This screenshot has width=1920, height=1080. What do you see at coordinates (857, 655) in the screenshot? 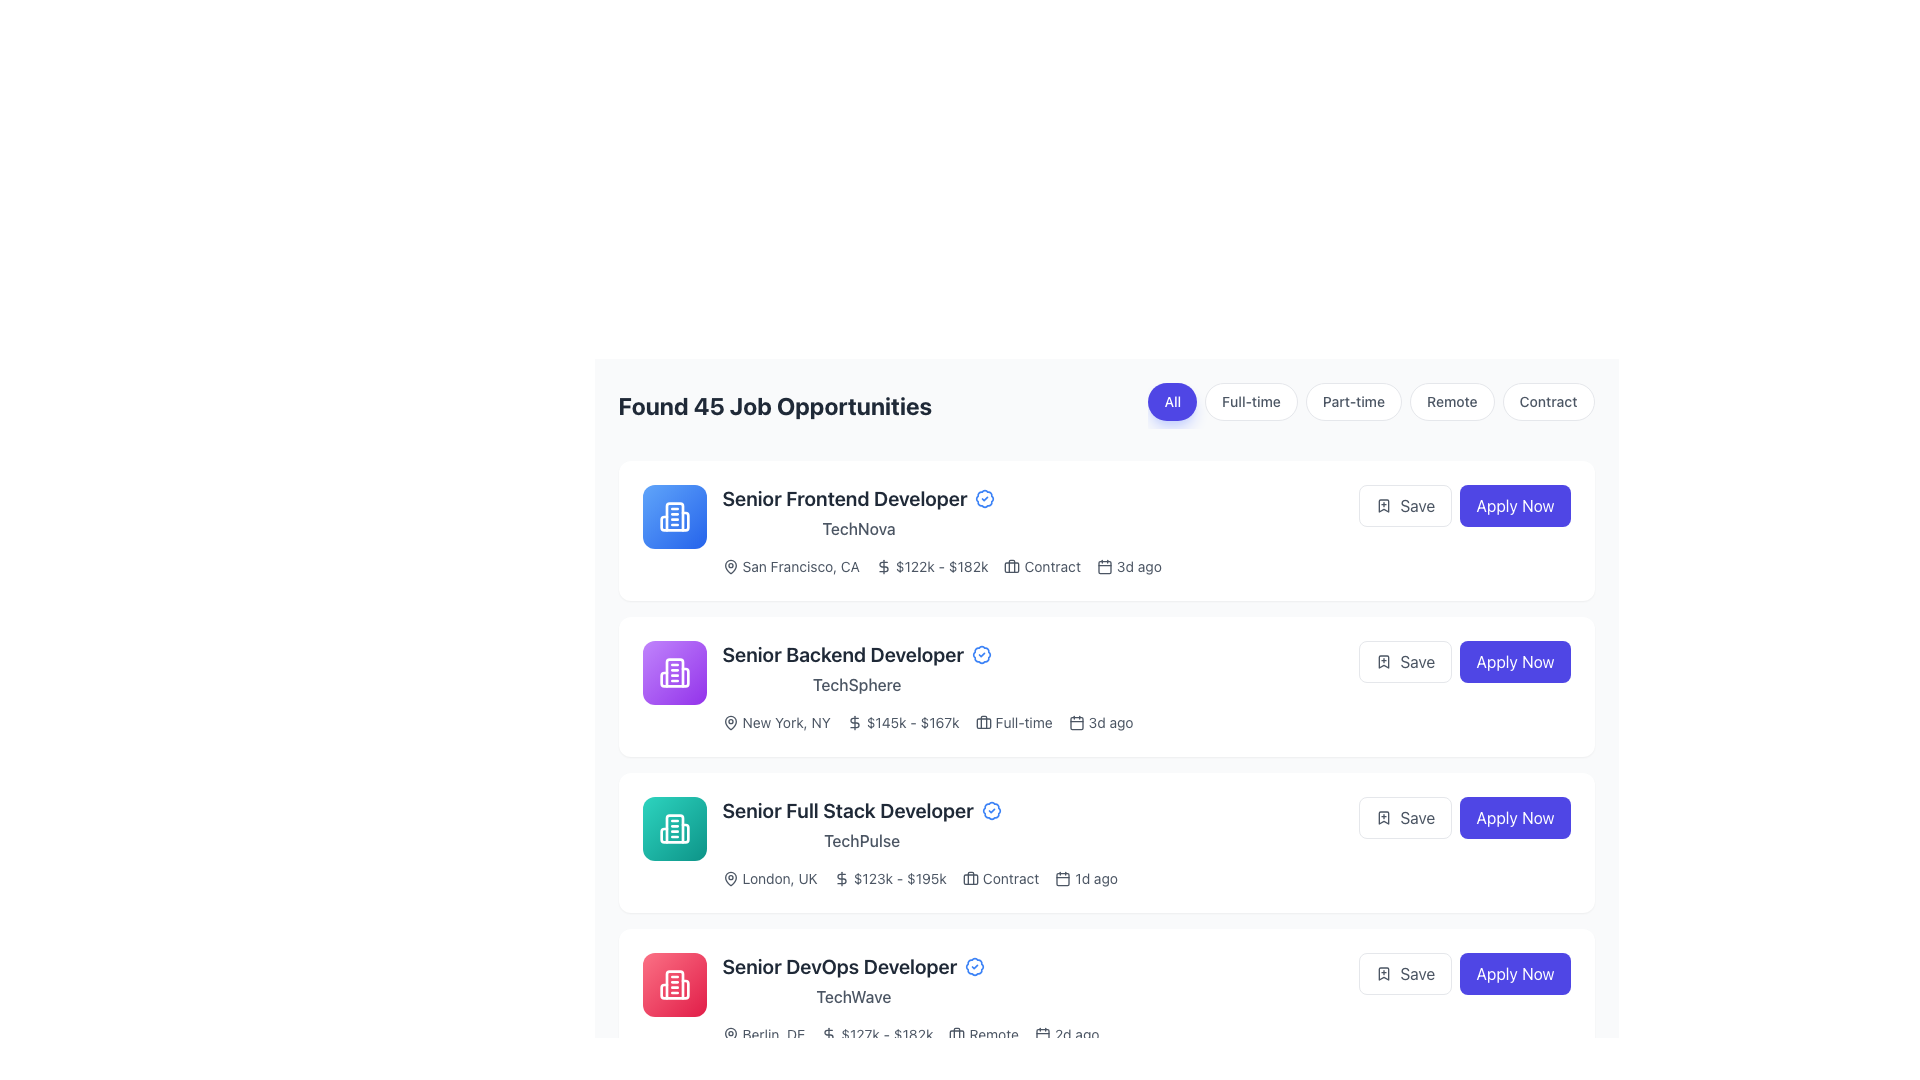
I see `the Text Label (Title) with an attached Icon for the job listing` at bounding box center [857, 655].